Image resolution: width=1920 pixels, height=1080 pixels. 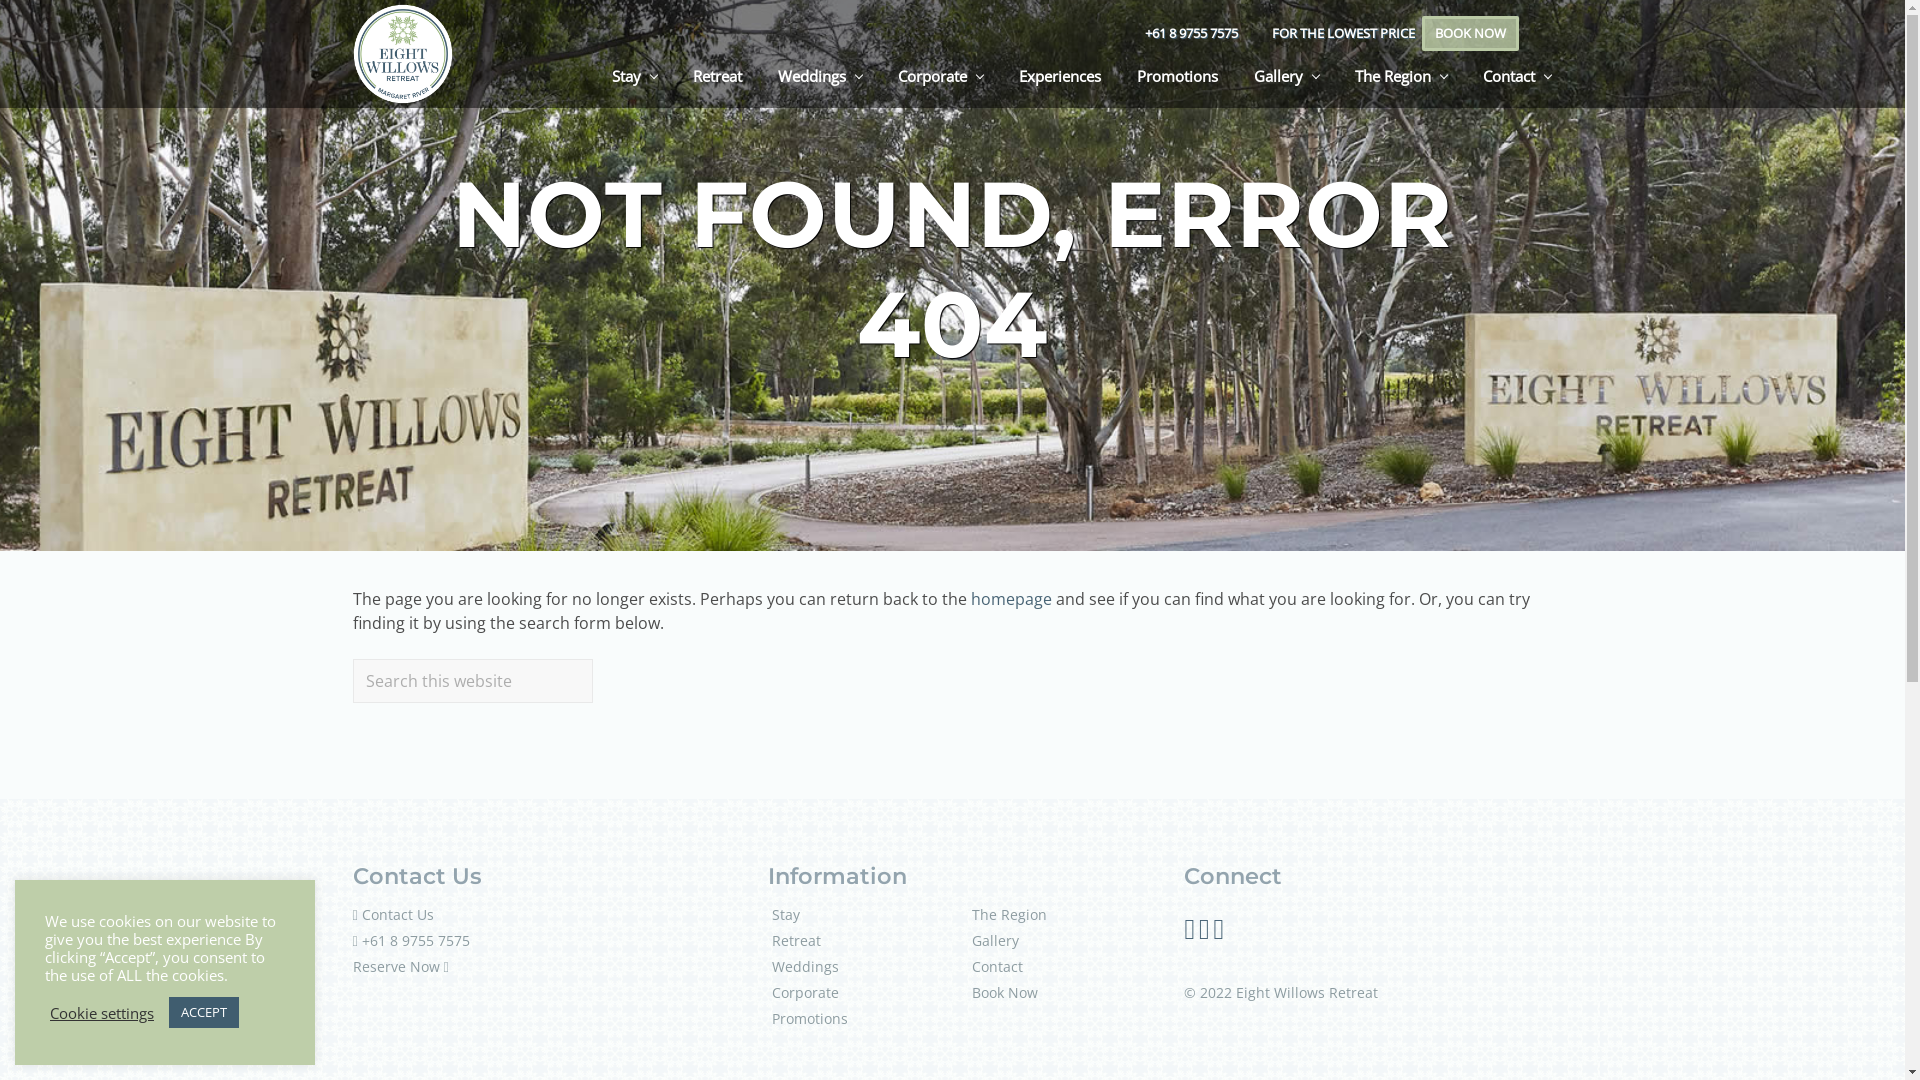 What do you see at coordinates (1470, 33) in the screenshot?
I see `'BOOK NOW'` at bounding box center [1470, 33].